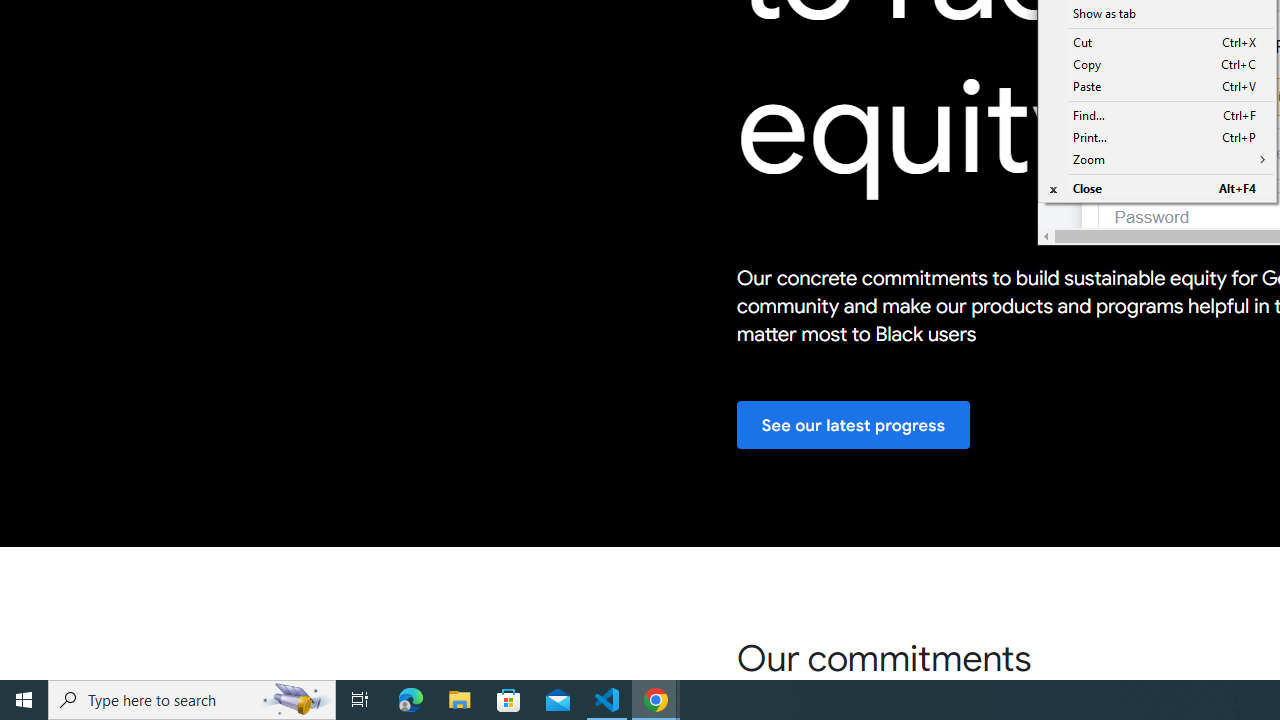 Image resolution: width=1280 pixels, height=720 pixels. What do you see at coordinates (192, 698) in the screenshot?
I see `'Type here to search'` at bounding box center [192, 698].